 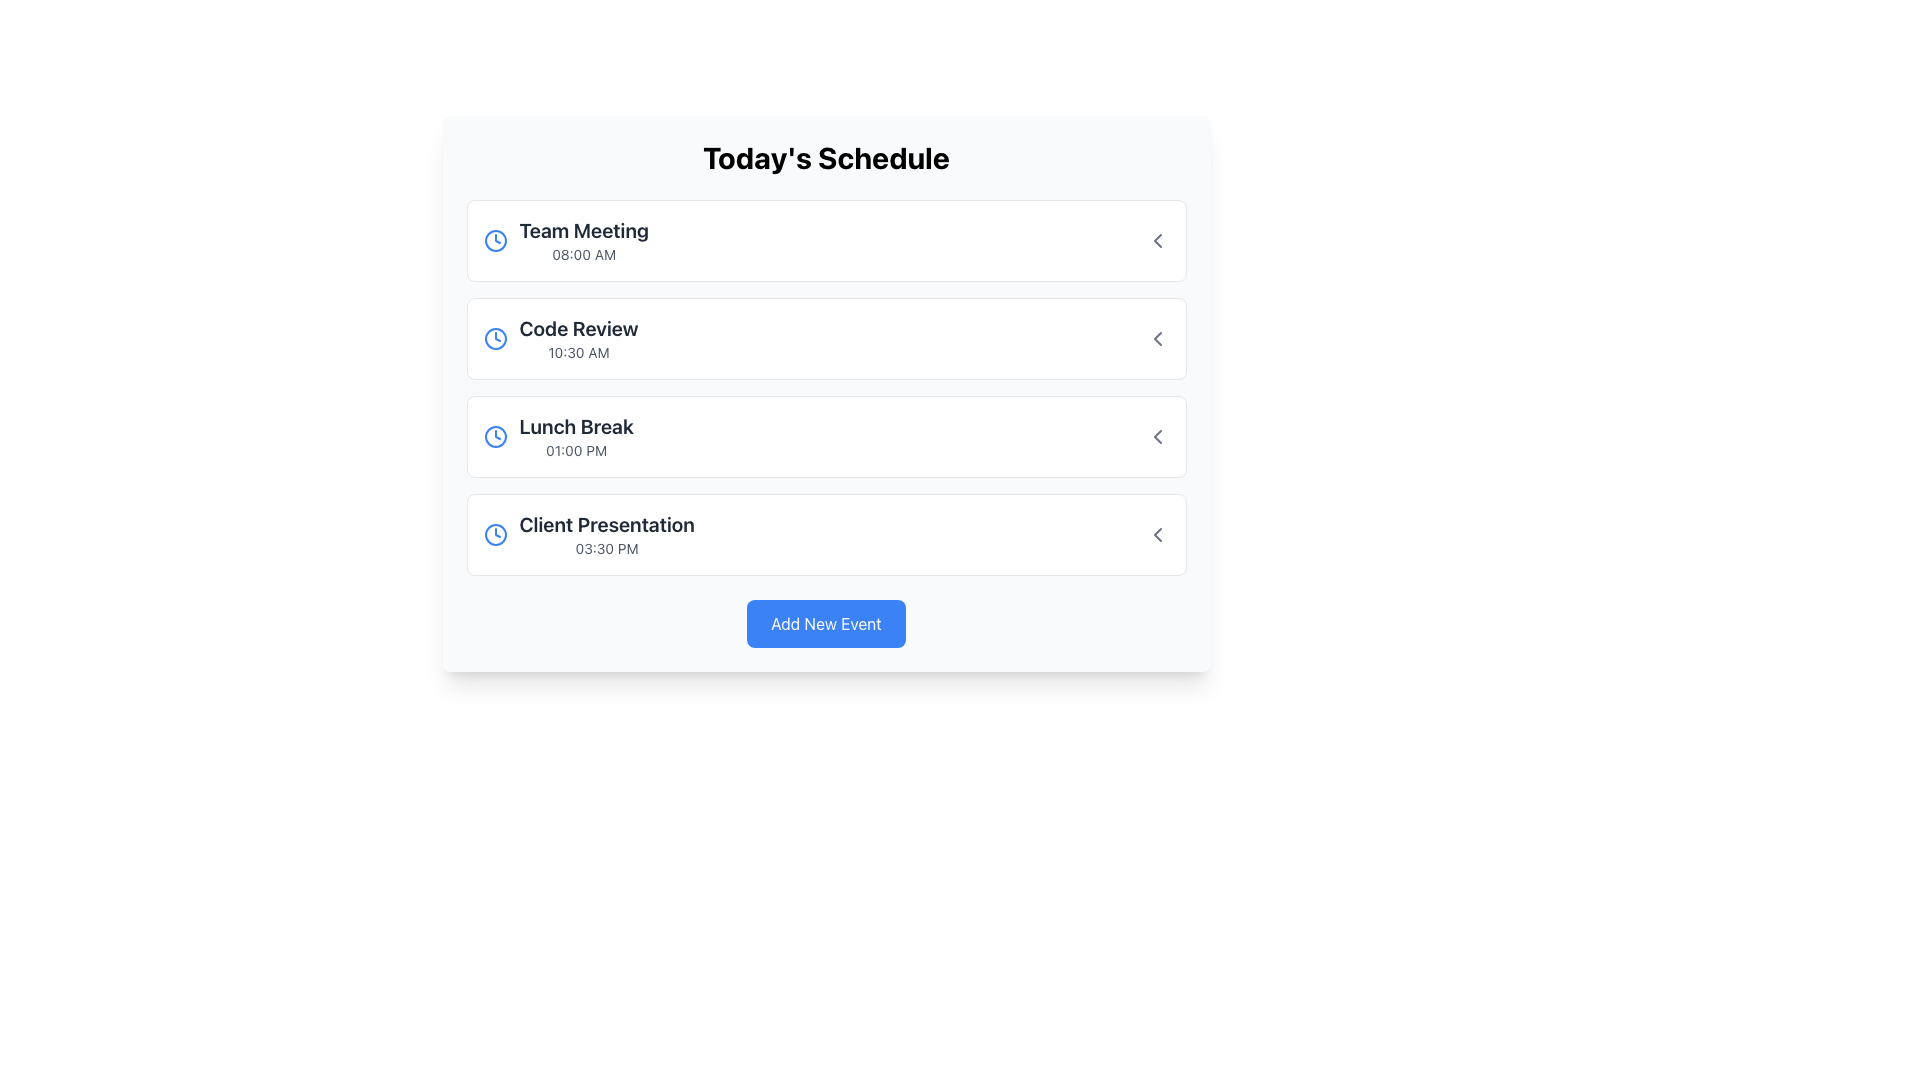 What do you see at coordinates (495, 534) in the screenshot?
I see `the small circular clock icon with a blue outline located at the left end of the 'Client Presentation 03:30 PM' list item, adjacent to the text` at bounding box center [495, 534].